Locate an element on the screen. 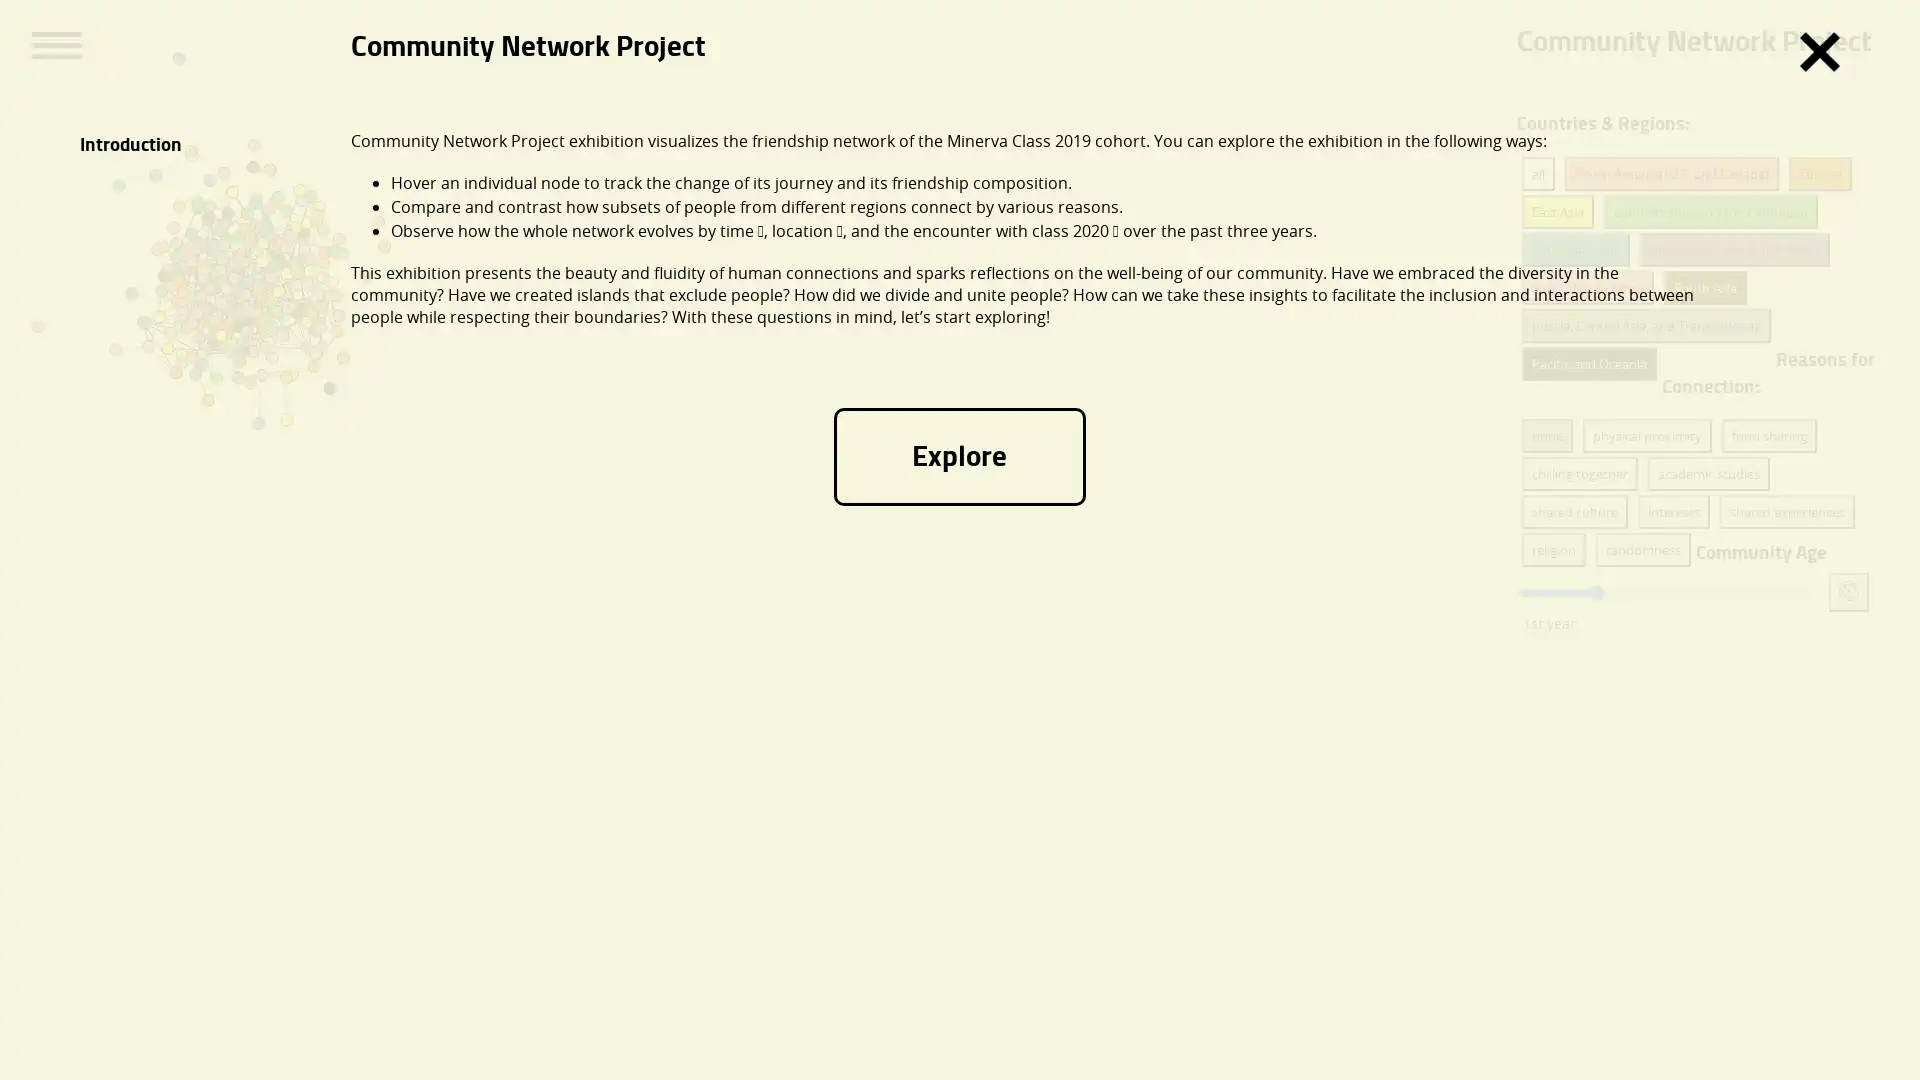  physical proximity is located at coordinates (1647, 434).